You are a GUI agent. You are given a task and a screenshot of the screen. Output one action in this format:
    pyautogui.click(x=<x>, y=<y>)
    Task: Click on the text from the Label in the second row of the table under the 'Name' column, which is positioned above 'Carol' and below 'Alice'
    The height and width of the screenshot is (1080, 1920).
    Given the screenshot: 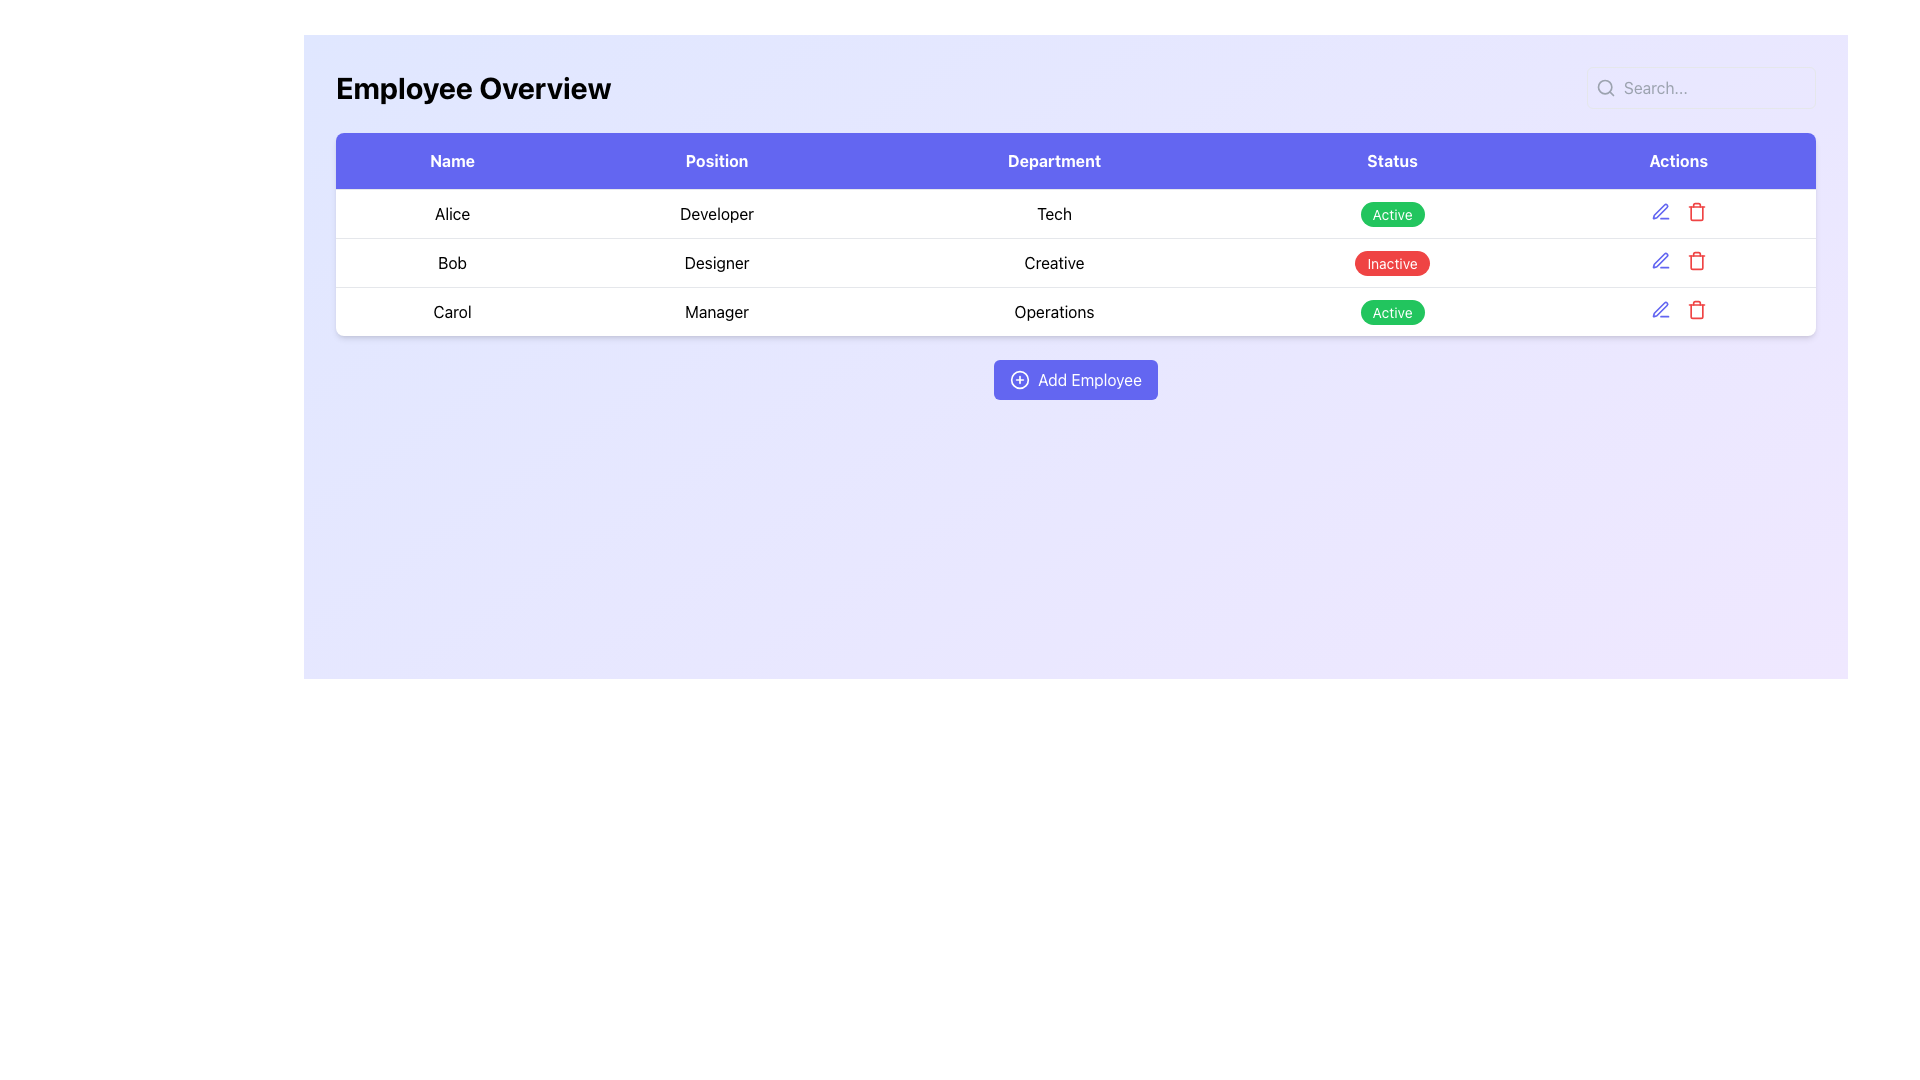 What is the action you would take?
    pyautogui.click(x=451, y=261)
    